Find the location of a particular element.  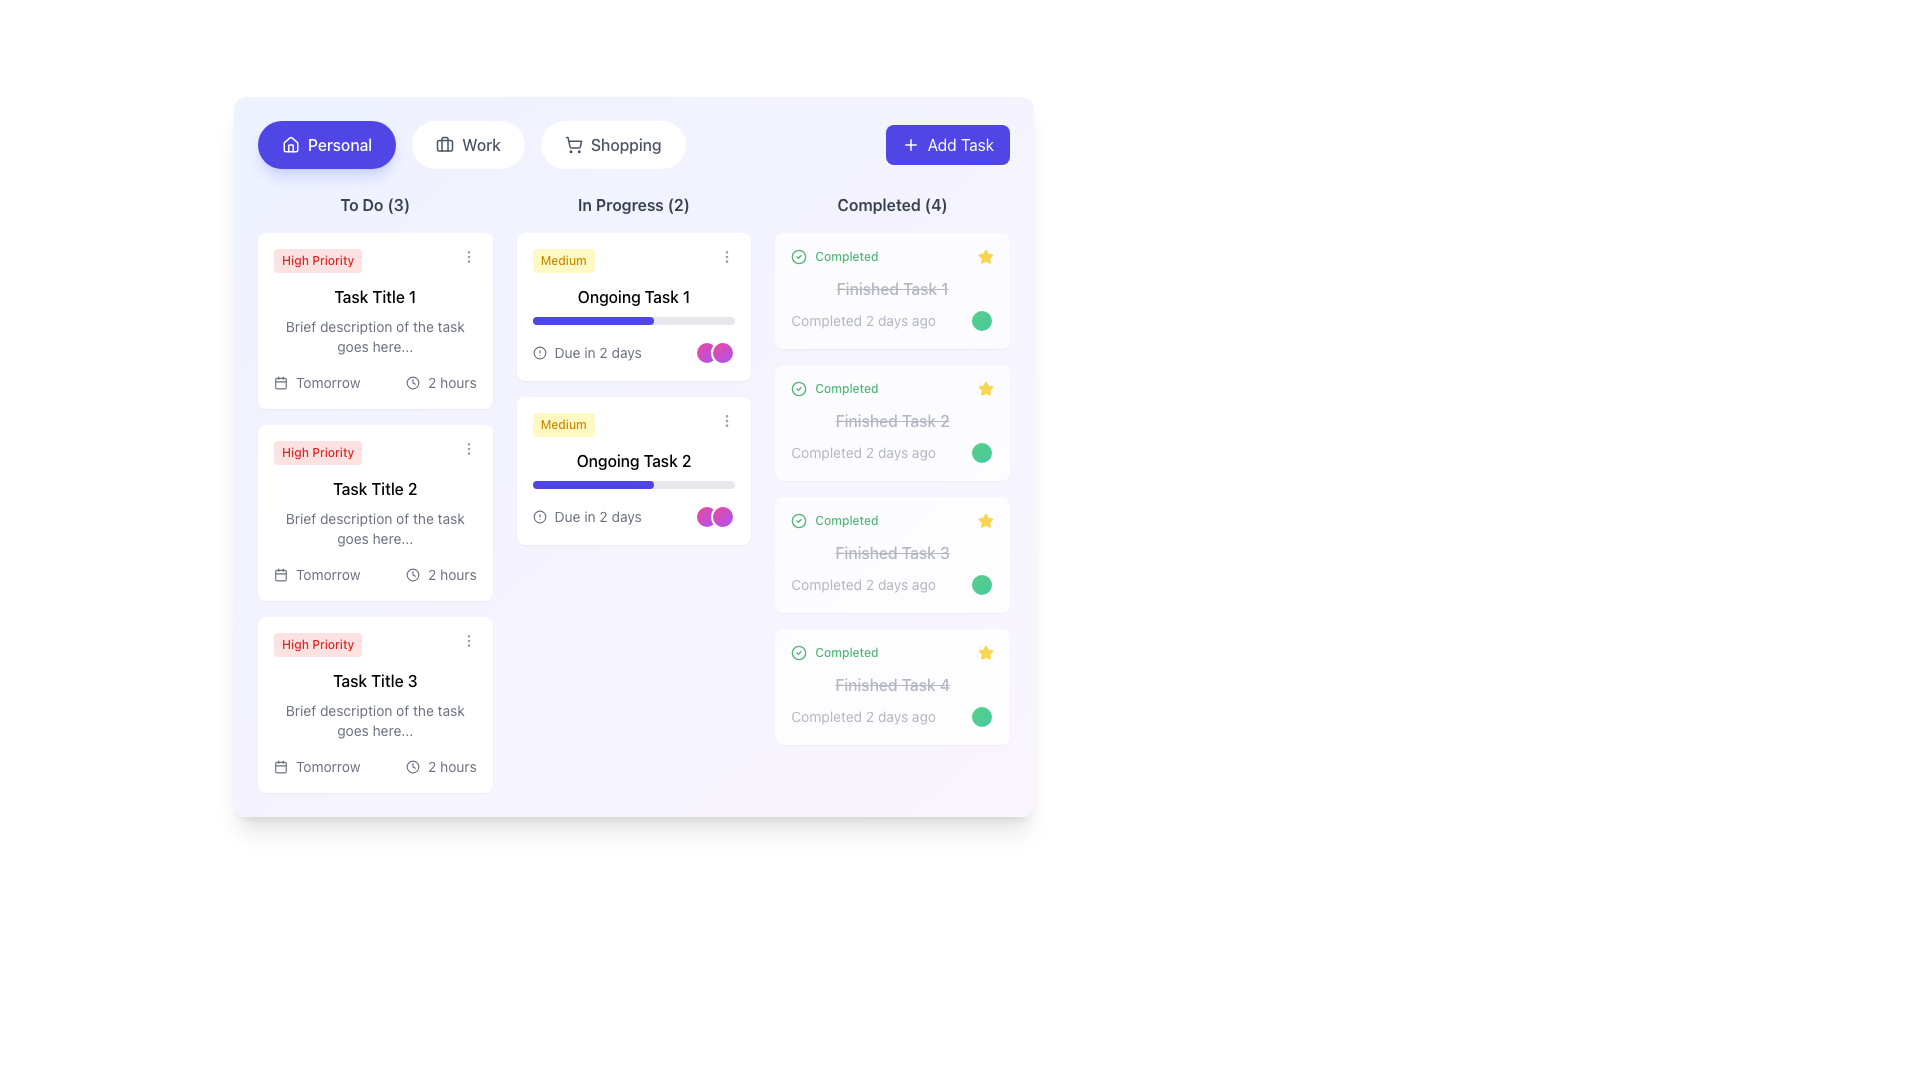

the time indication represented by the icon located in the 'To Do' section, specifically before the text '2 hours' in the card for 'Task Title 1' is located at coordinates (412, 382).